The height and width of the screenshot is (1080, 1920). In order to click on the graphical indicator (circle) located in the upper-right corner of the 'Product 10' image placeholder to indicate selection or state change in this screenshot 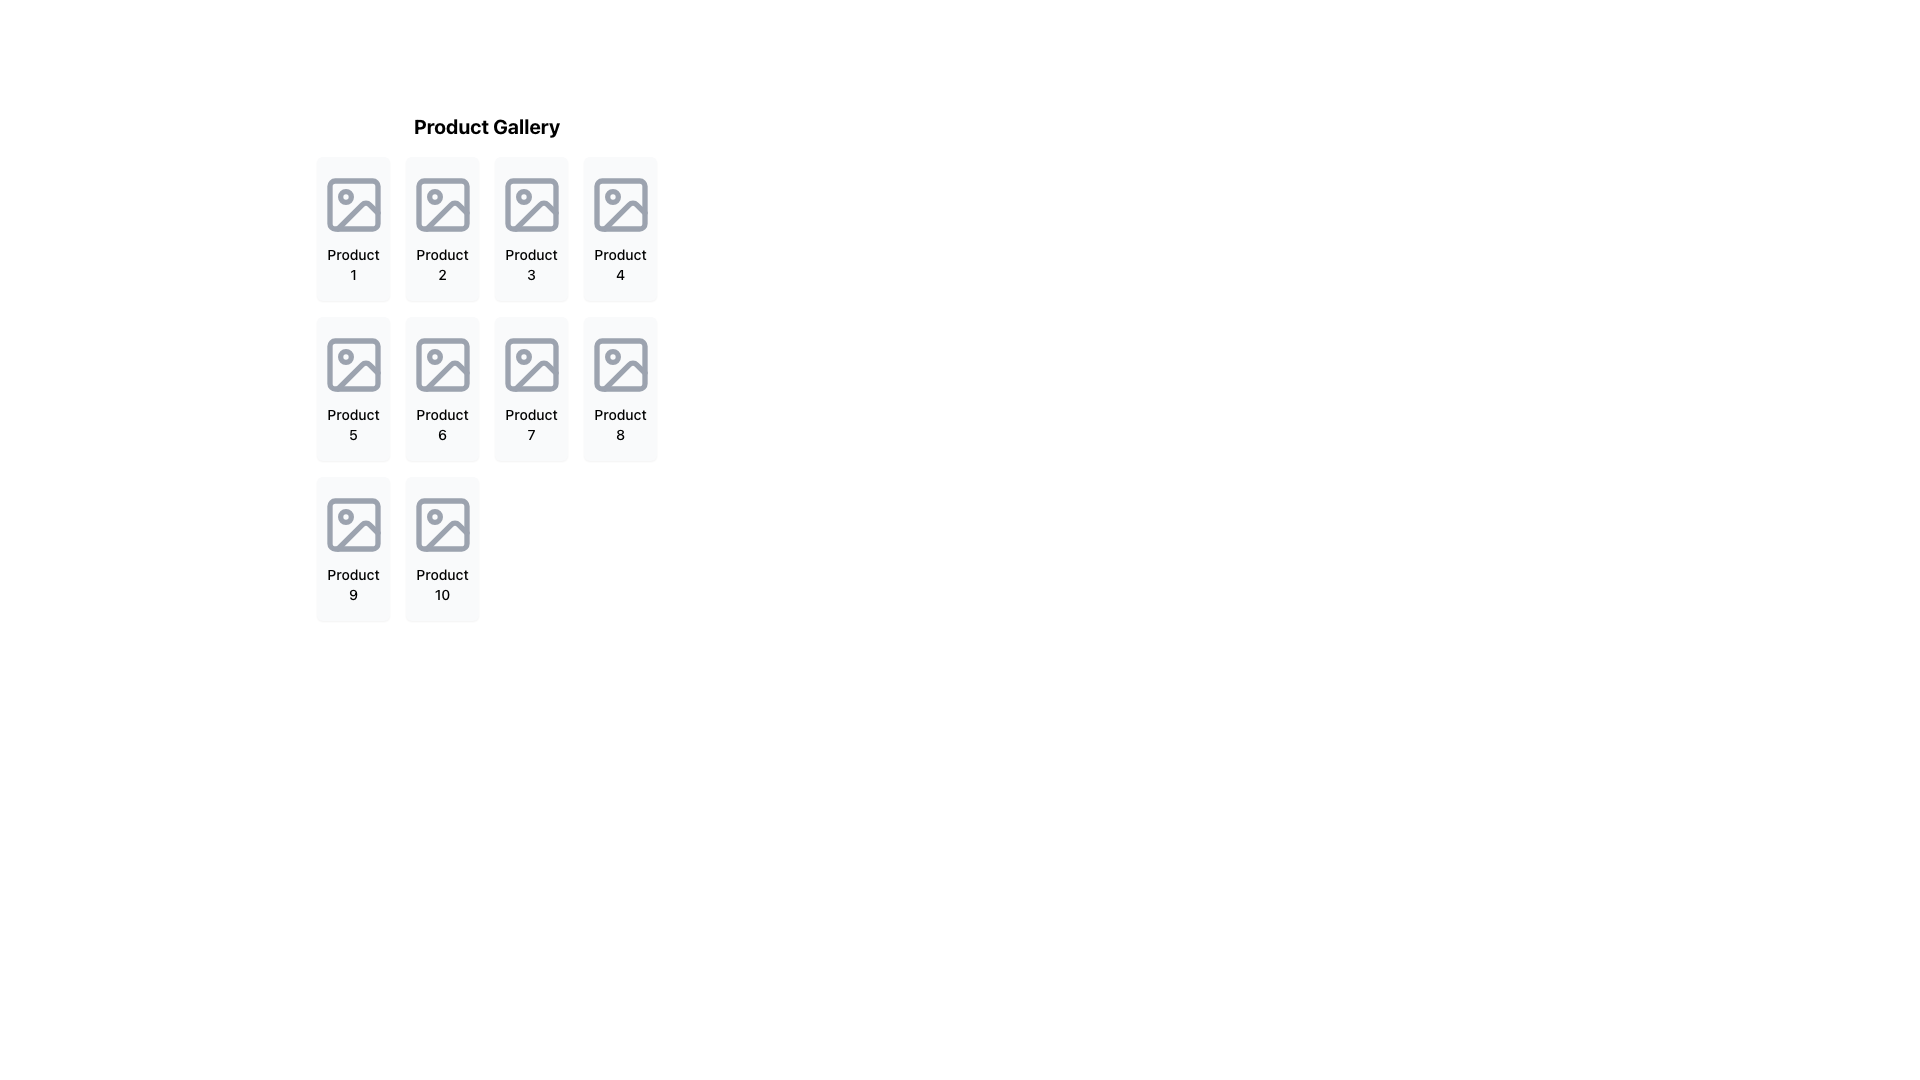, I will do `click(433, 515)`.